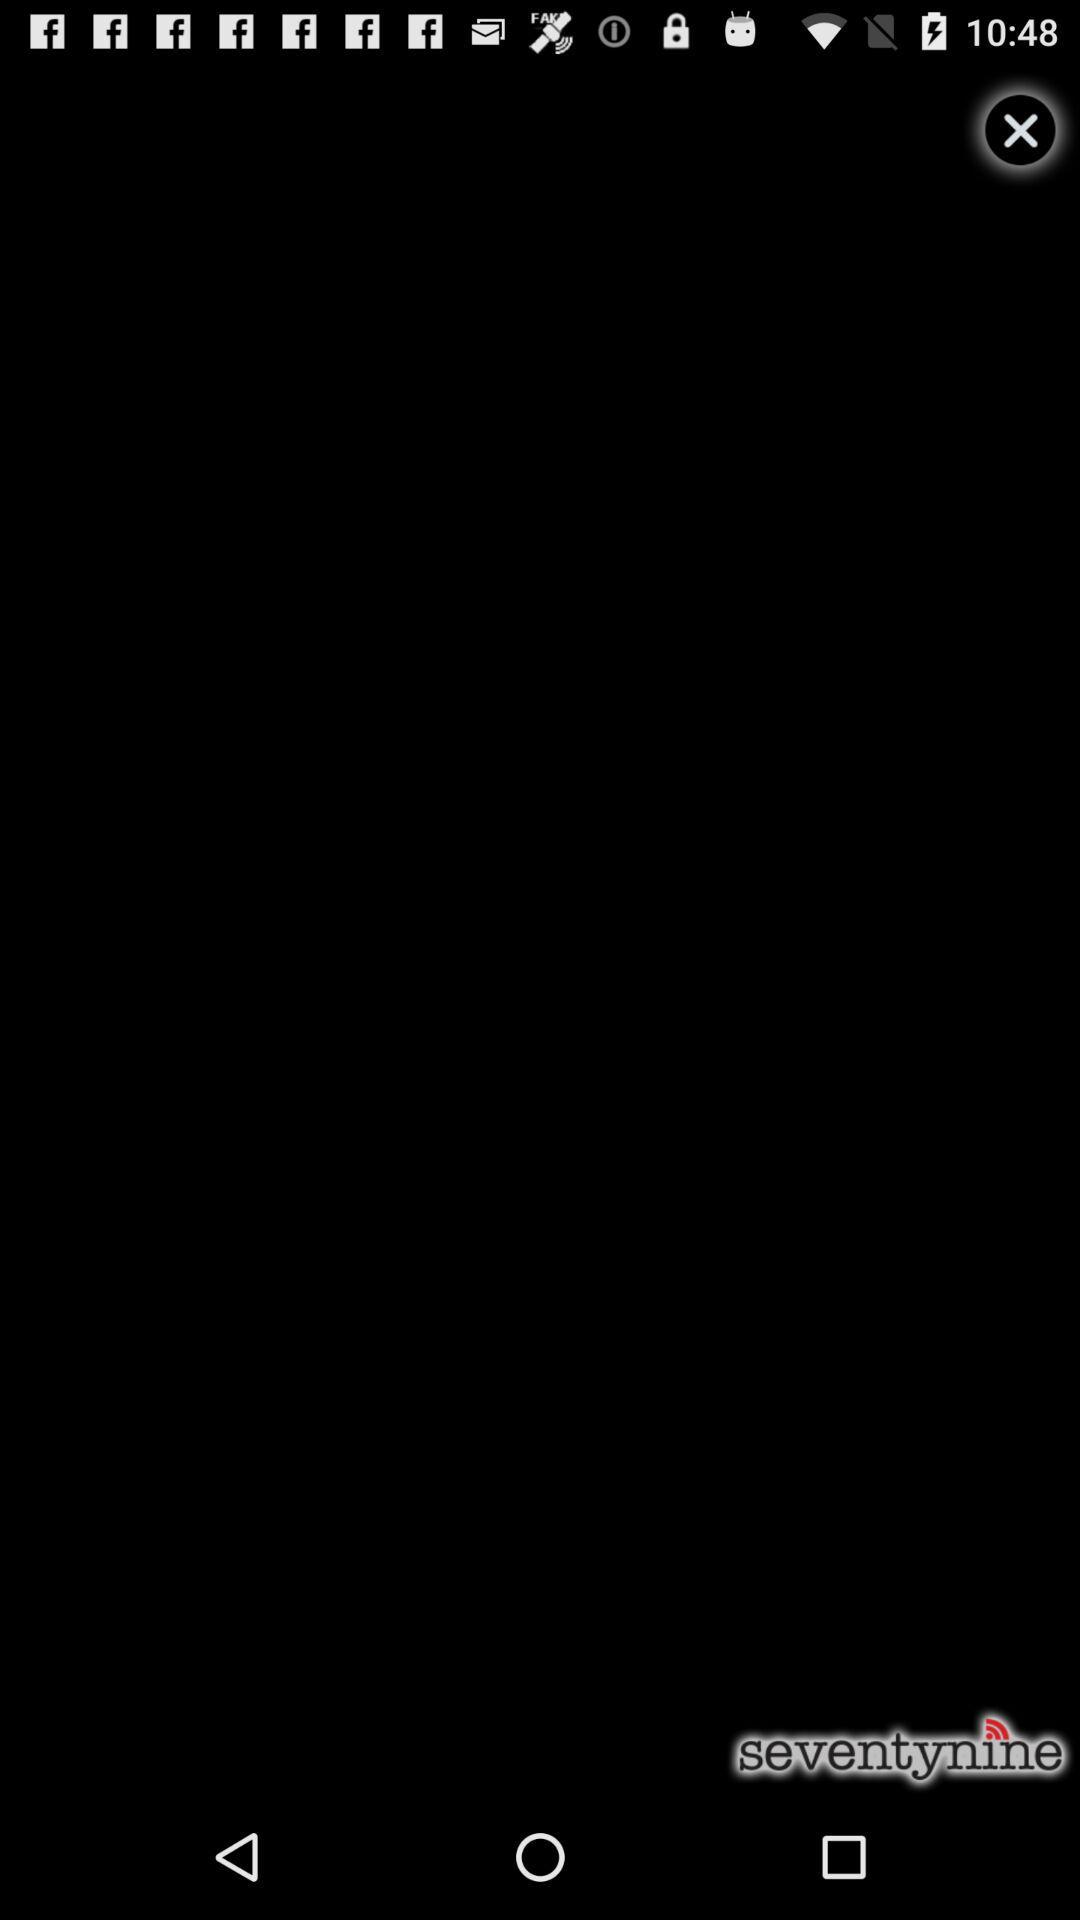 This screenshot has height=1920, width=1080. Describe the element at coordinates (1020, 138) in the screenshot. I see `the close icon` at that location.